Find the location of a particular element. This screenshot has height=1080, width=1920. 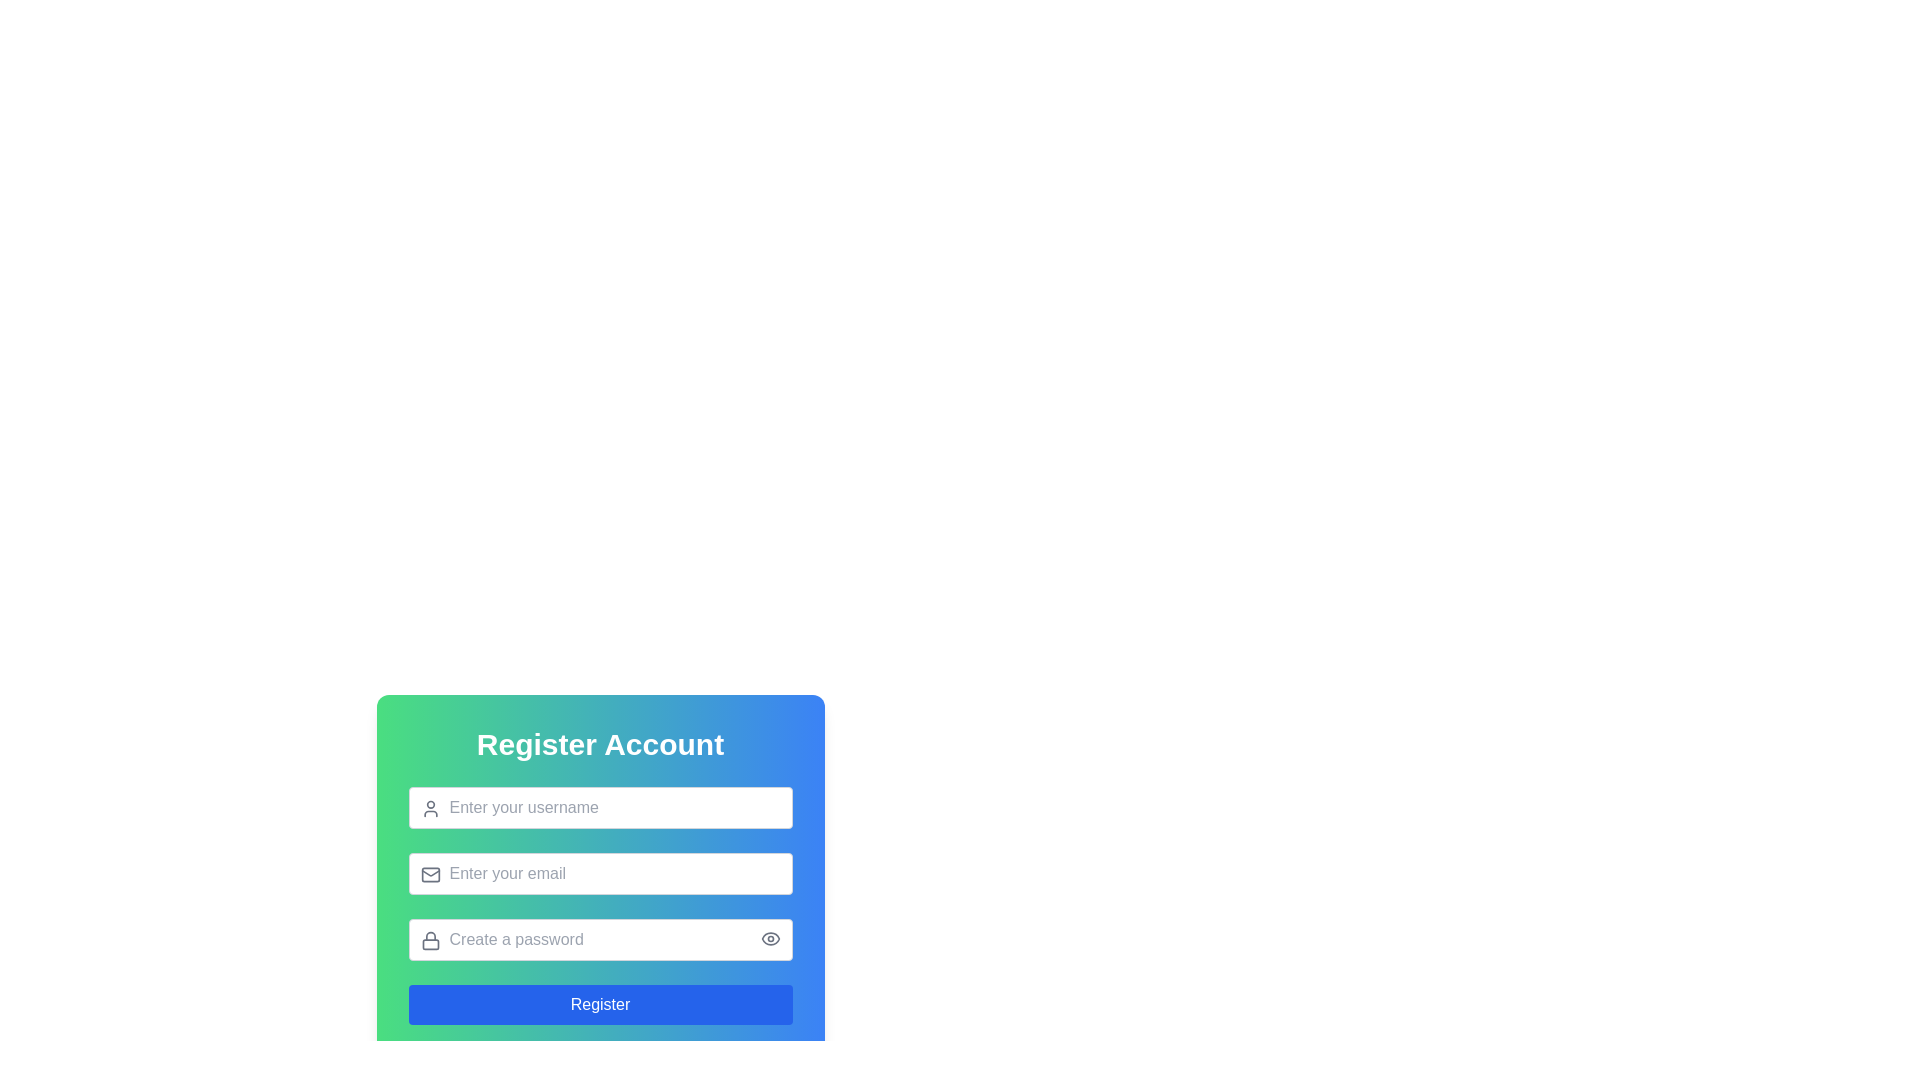

the text heading that indicates the purpose of the form for registering a new account, which is positioned at the top inside a rounded rectangle with a gradient background is located at coordinates (599, 744).